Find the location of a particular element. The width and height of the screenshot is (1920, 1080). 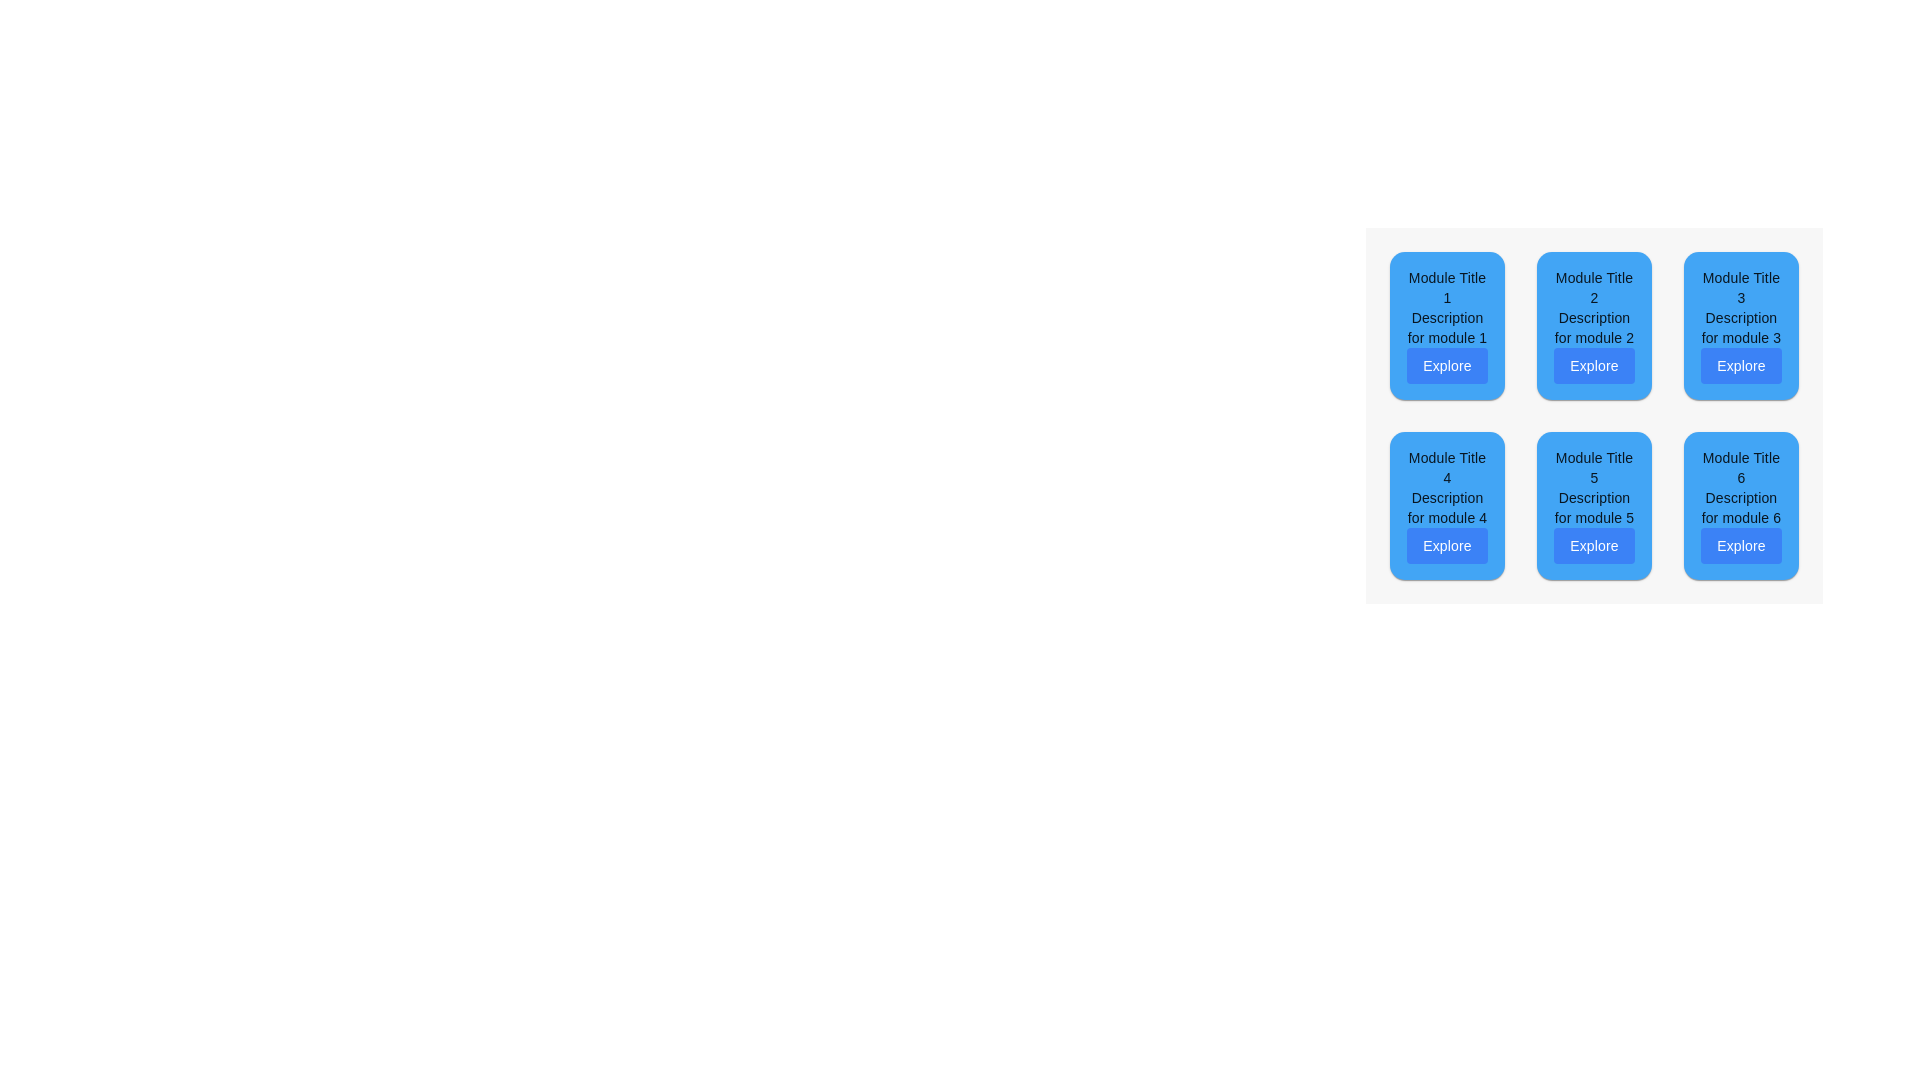

the 'Explore' button, which is a rectangular button with rounded corners and a blue background located below 'Module Title 1' and 'Description for module 1' is located at coordinates (1447, 366).